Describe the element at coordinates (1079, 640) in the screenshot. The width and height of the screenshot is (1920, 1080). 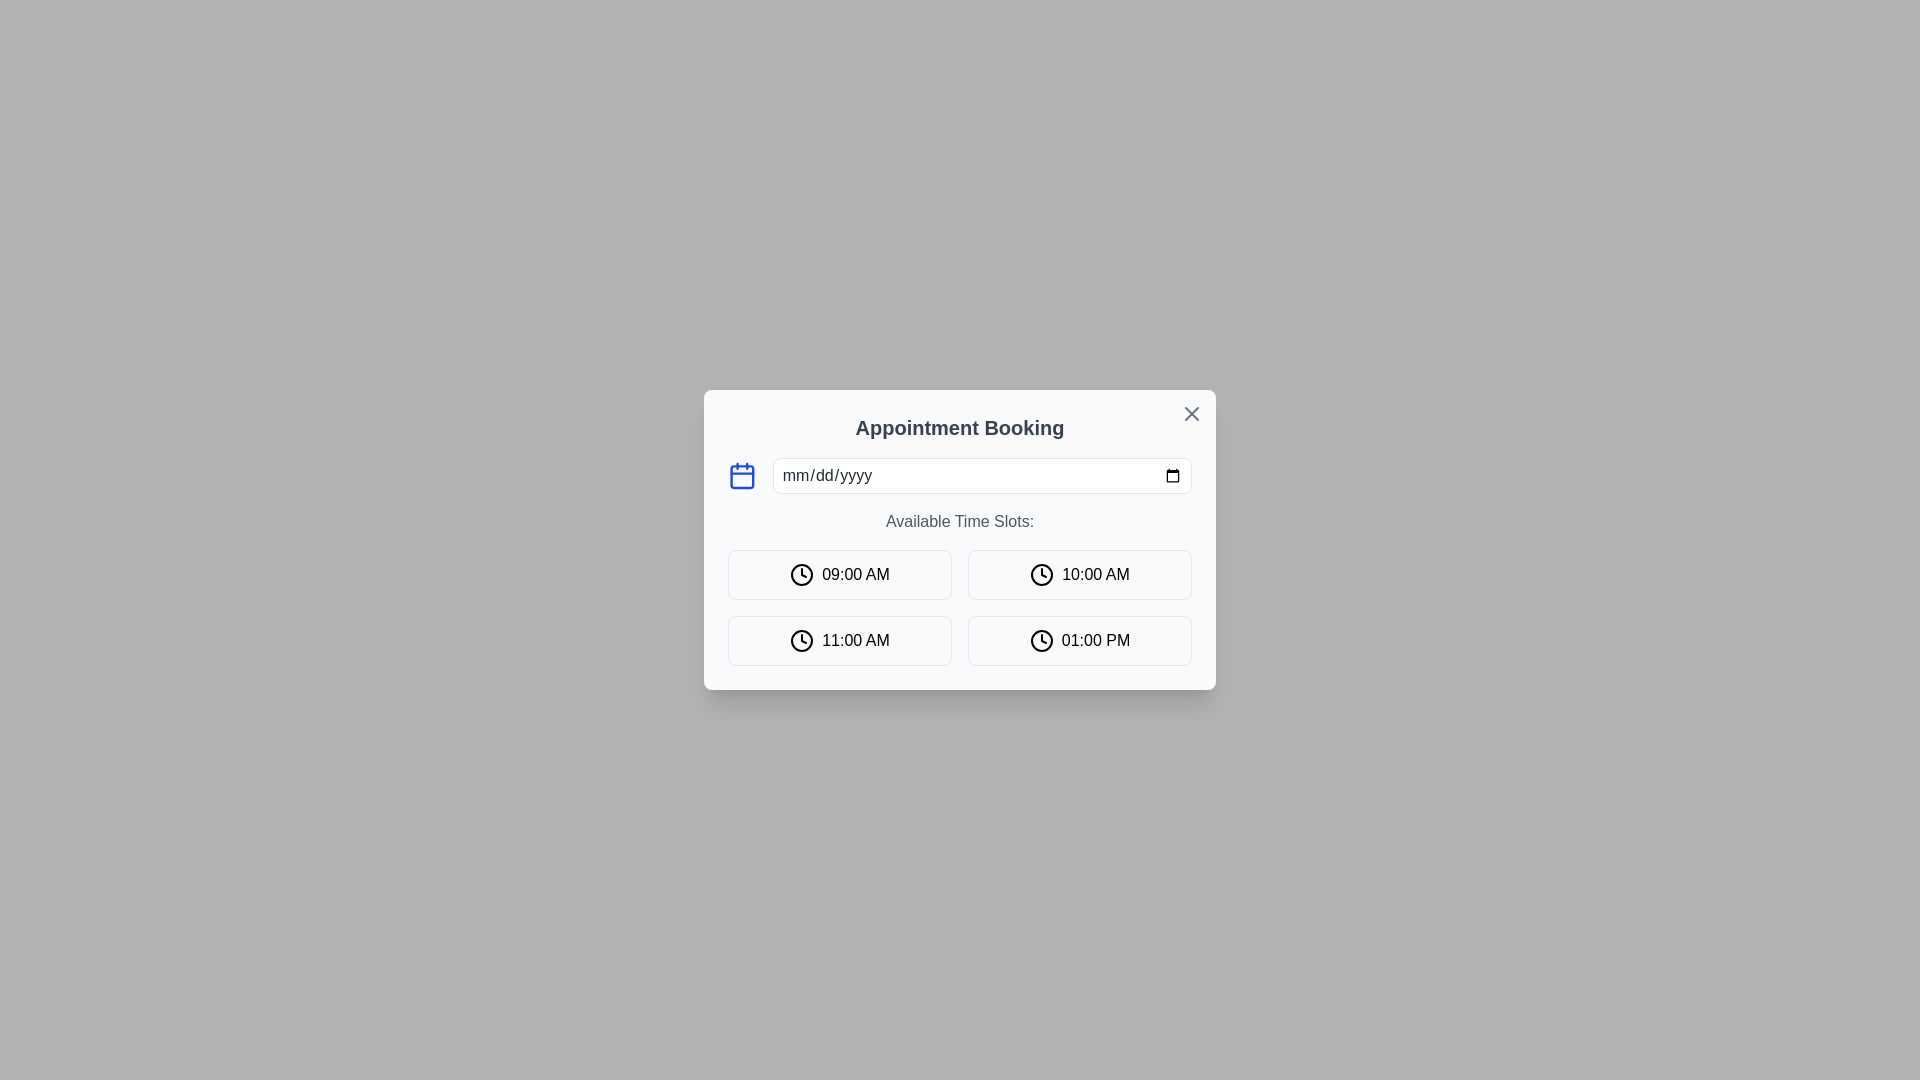
I see `the '01:00 PM' button, which is the fourth button in a grid layout of time-slot buttons, located at the bottom-right corner beneath '10:00 AM' and to the right of '11:00 AM'` at that location.